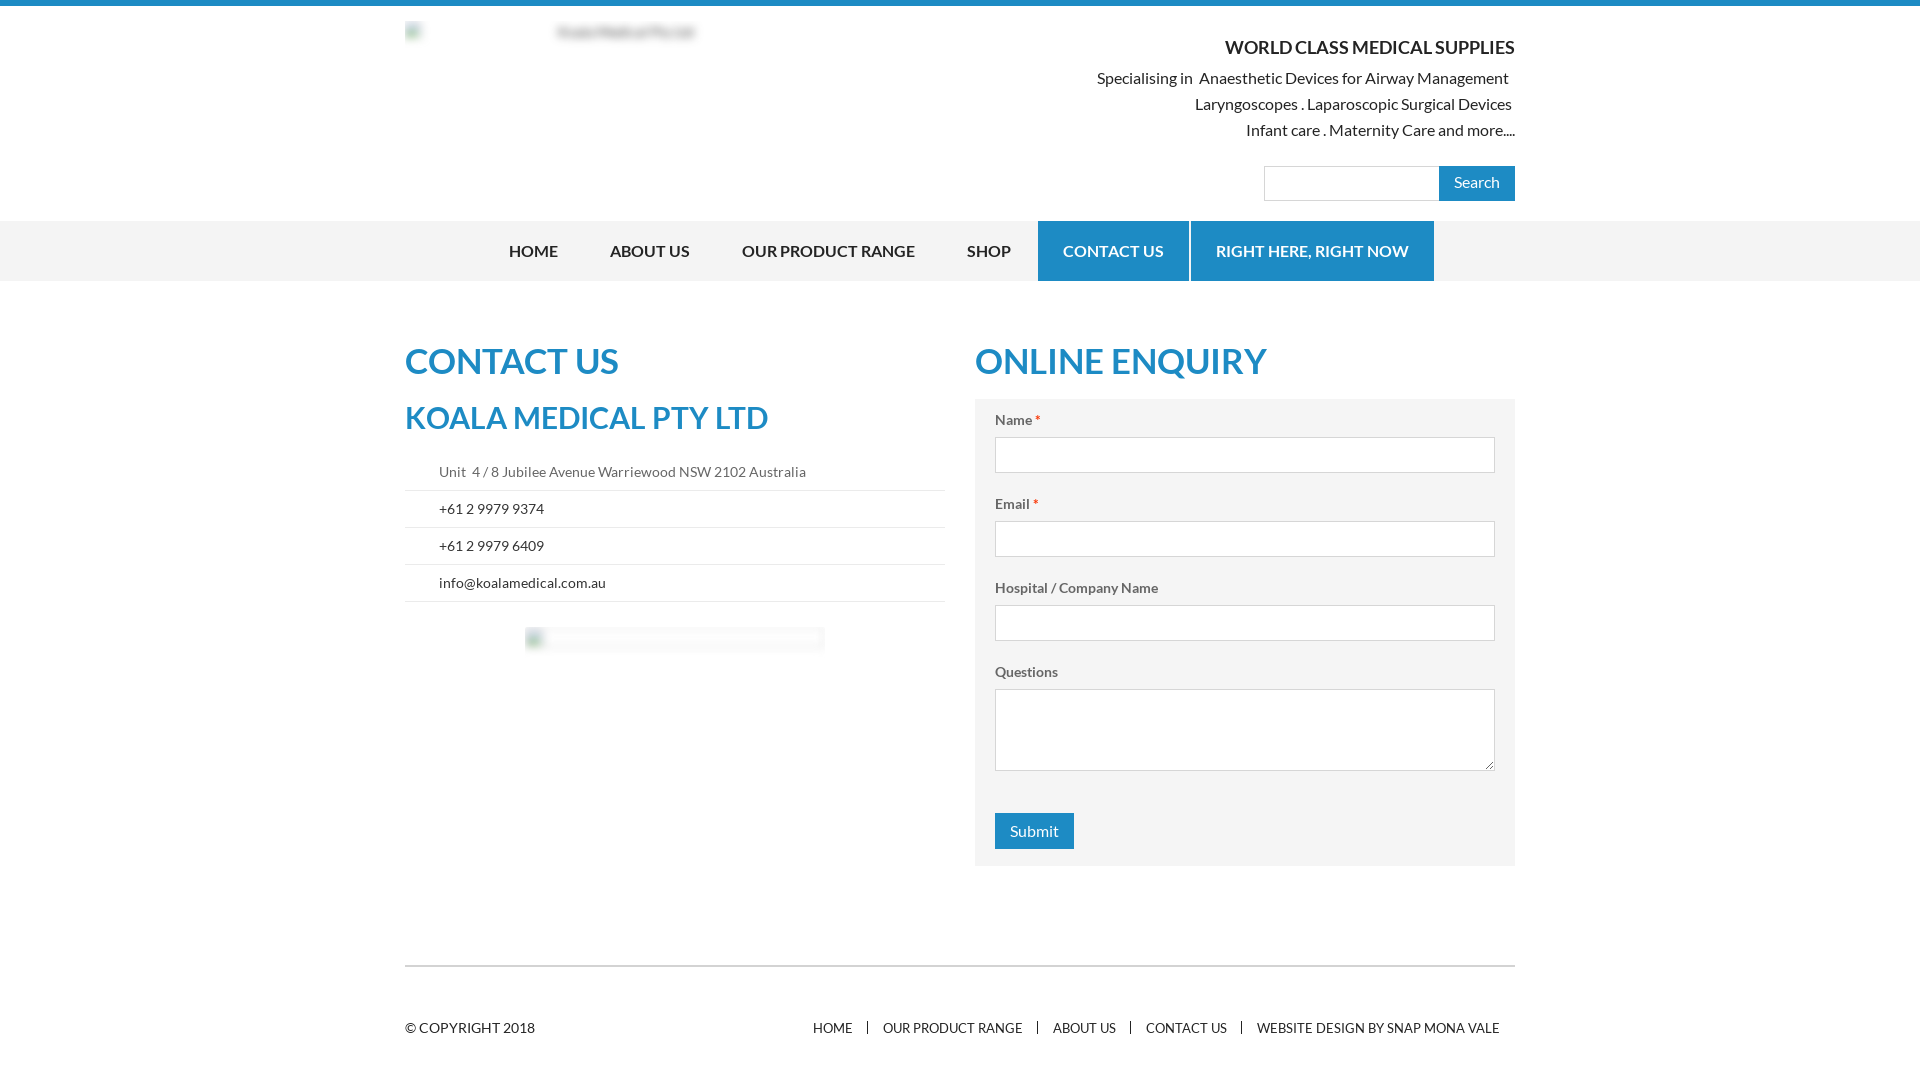  I want to click on 'SHOP', so click(988, 249).